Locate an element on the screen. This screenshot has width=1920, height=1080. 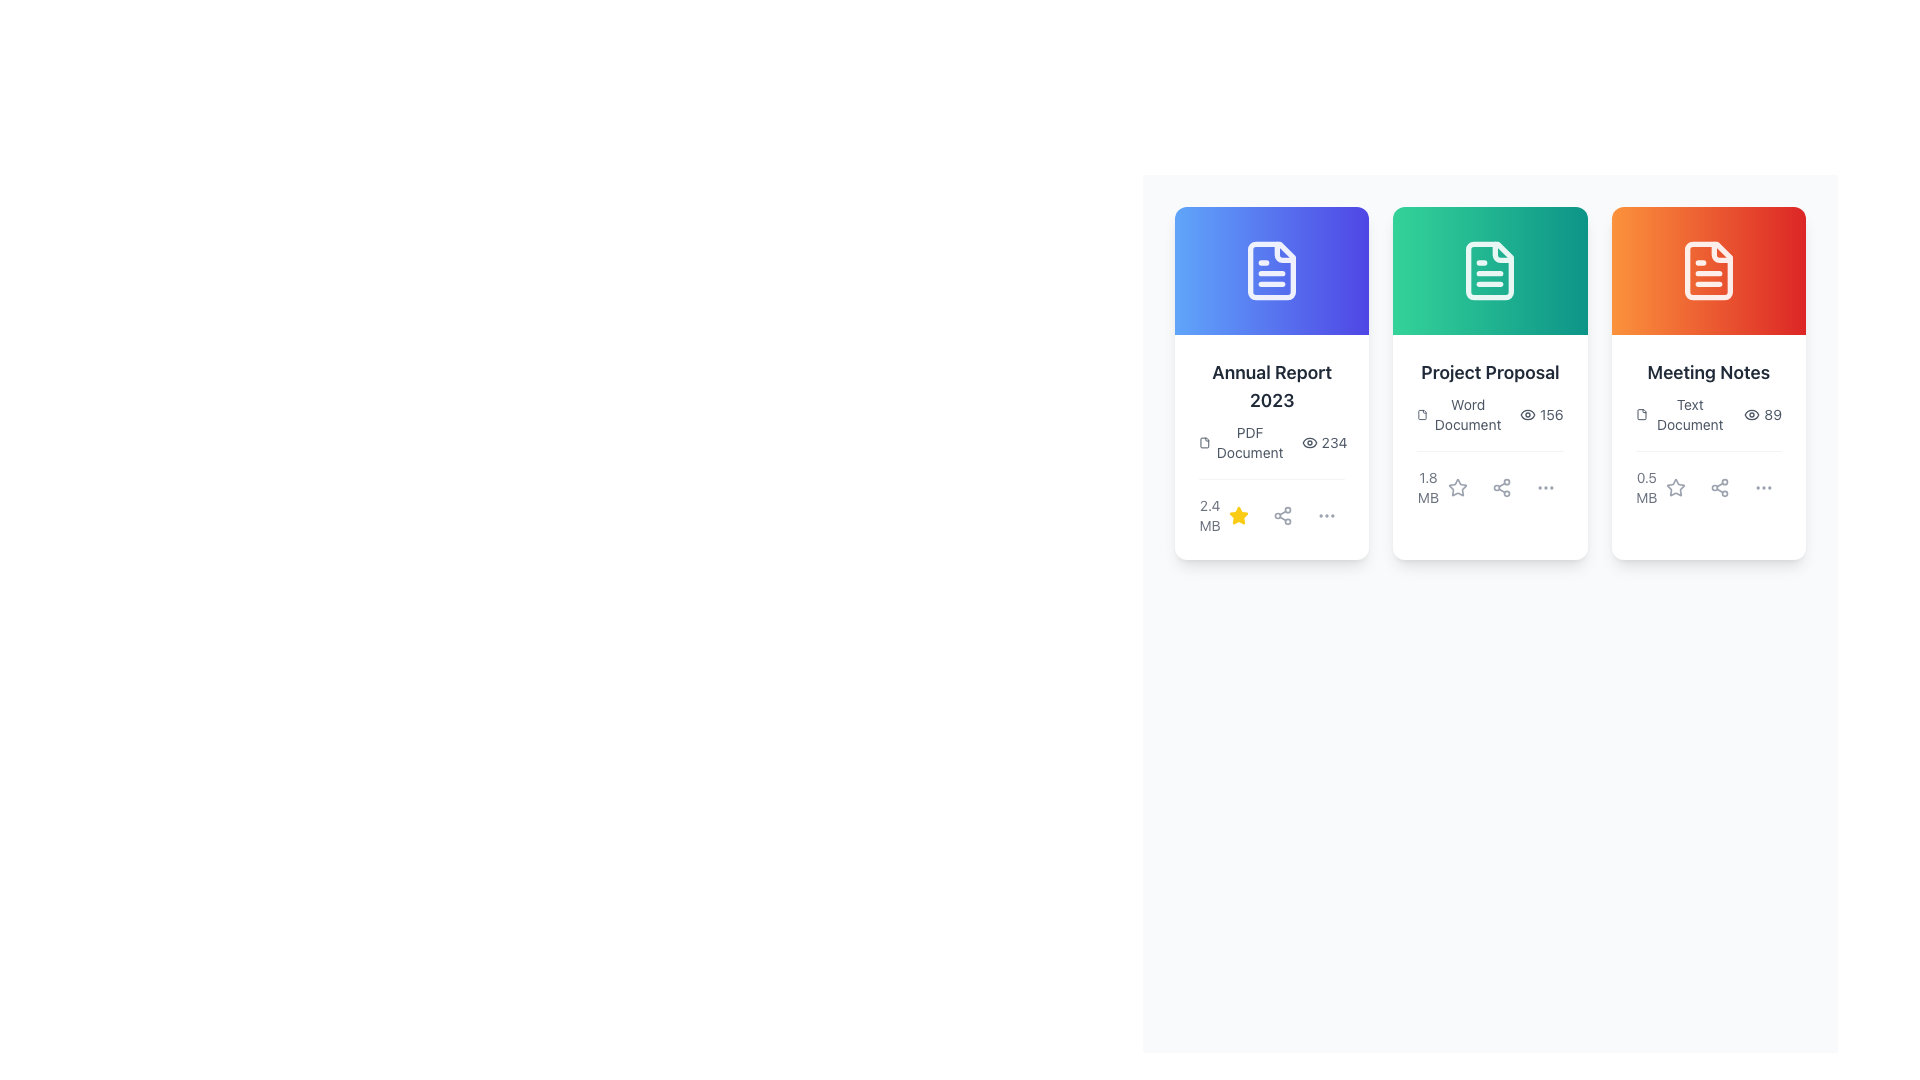
the document icon located in the blue header of the first card from the left in a sequence of three cards is located at coordinates (1271, 270).